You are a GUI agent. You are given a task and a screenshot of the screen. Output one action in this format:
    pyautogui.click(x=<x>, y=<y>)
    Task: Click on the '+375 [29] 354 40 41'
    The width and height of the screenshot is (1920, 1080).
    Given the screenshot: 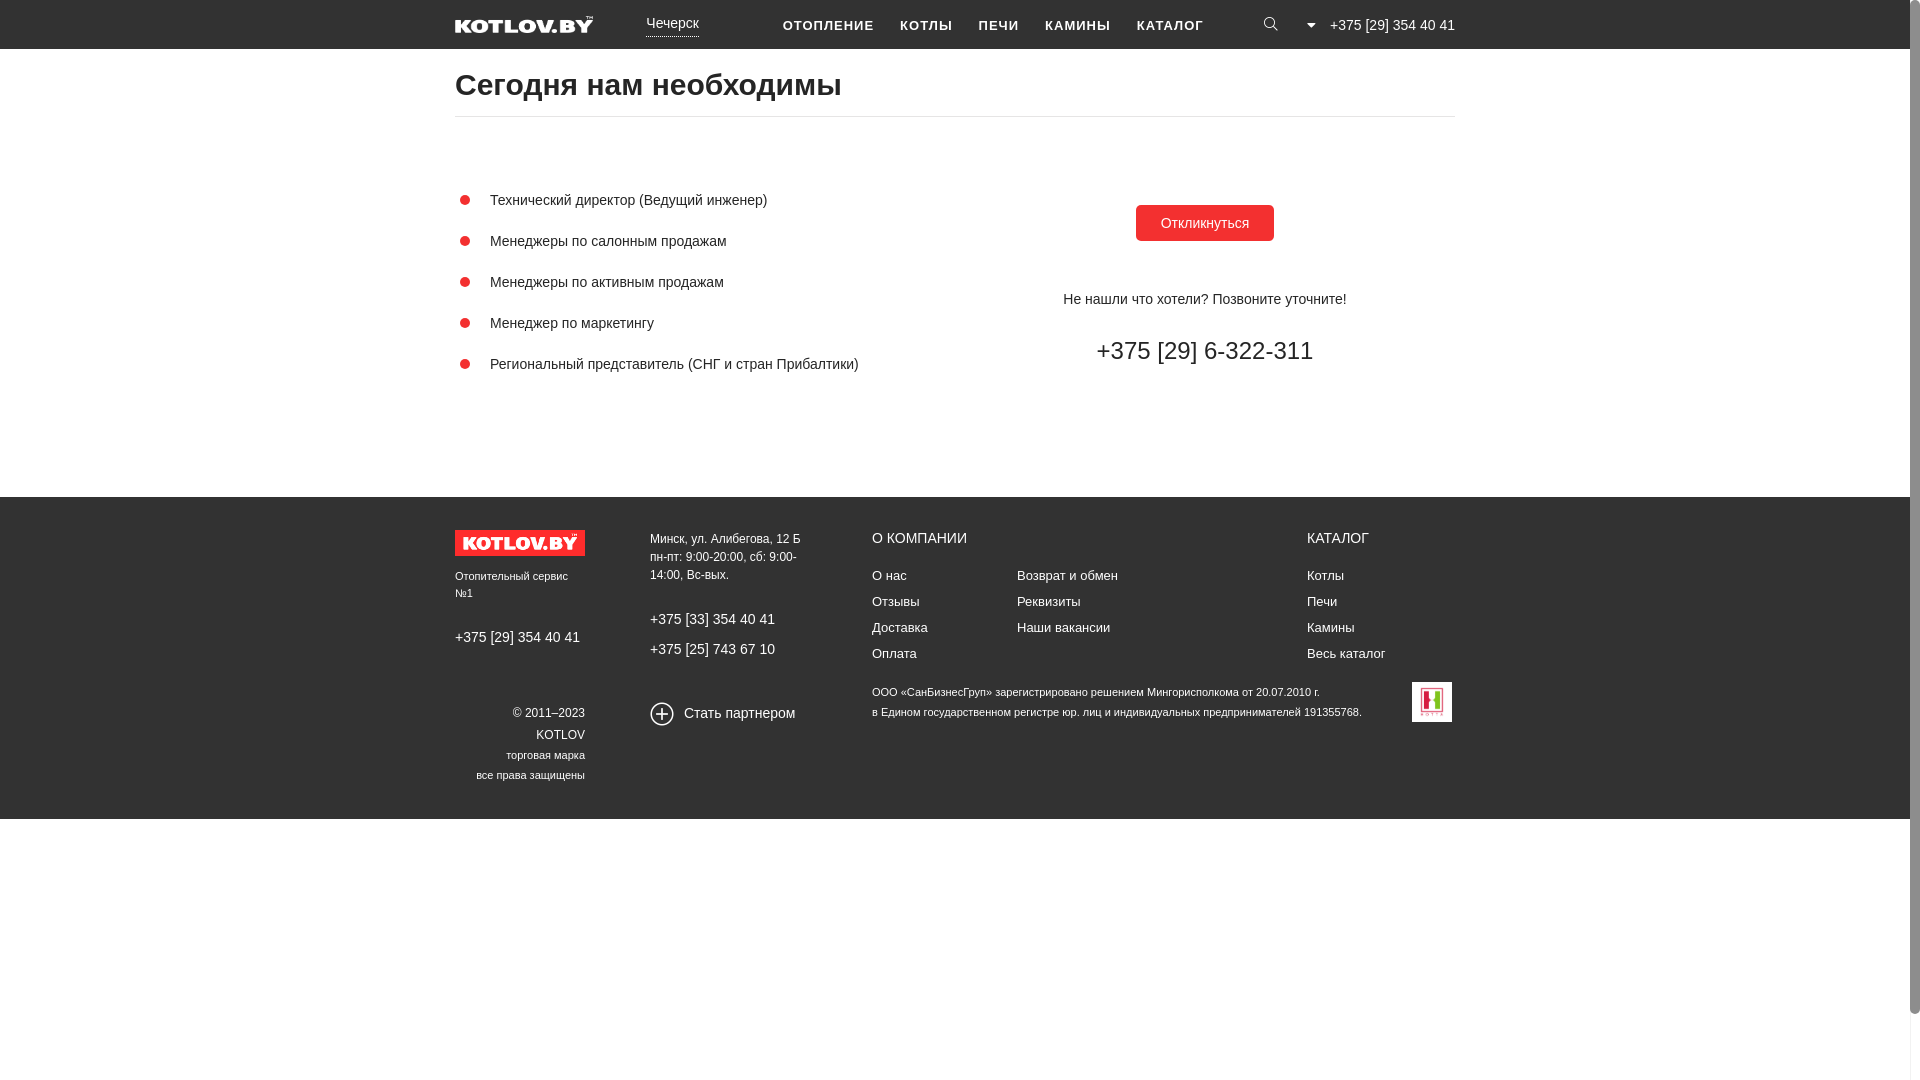 What is the action you would take?
    pyautogui.click(x=517, y=636)
    